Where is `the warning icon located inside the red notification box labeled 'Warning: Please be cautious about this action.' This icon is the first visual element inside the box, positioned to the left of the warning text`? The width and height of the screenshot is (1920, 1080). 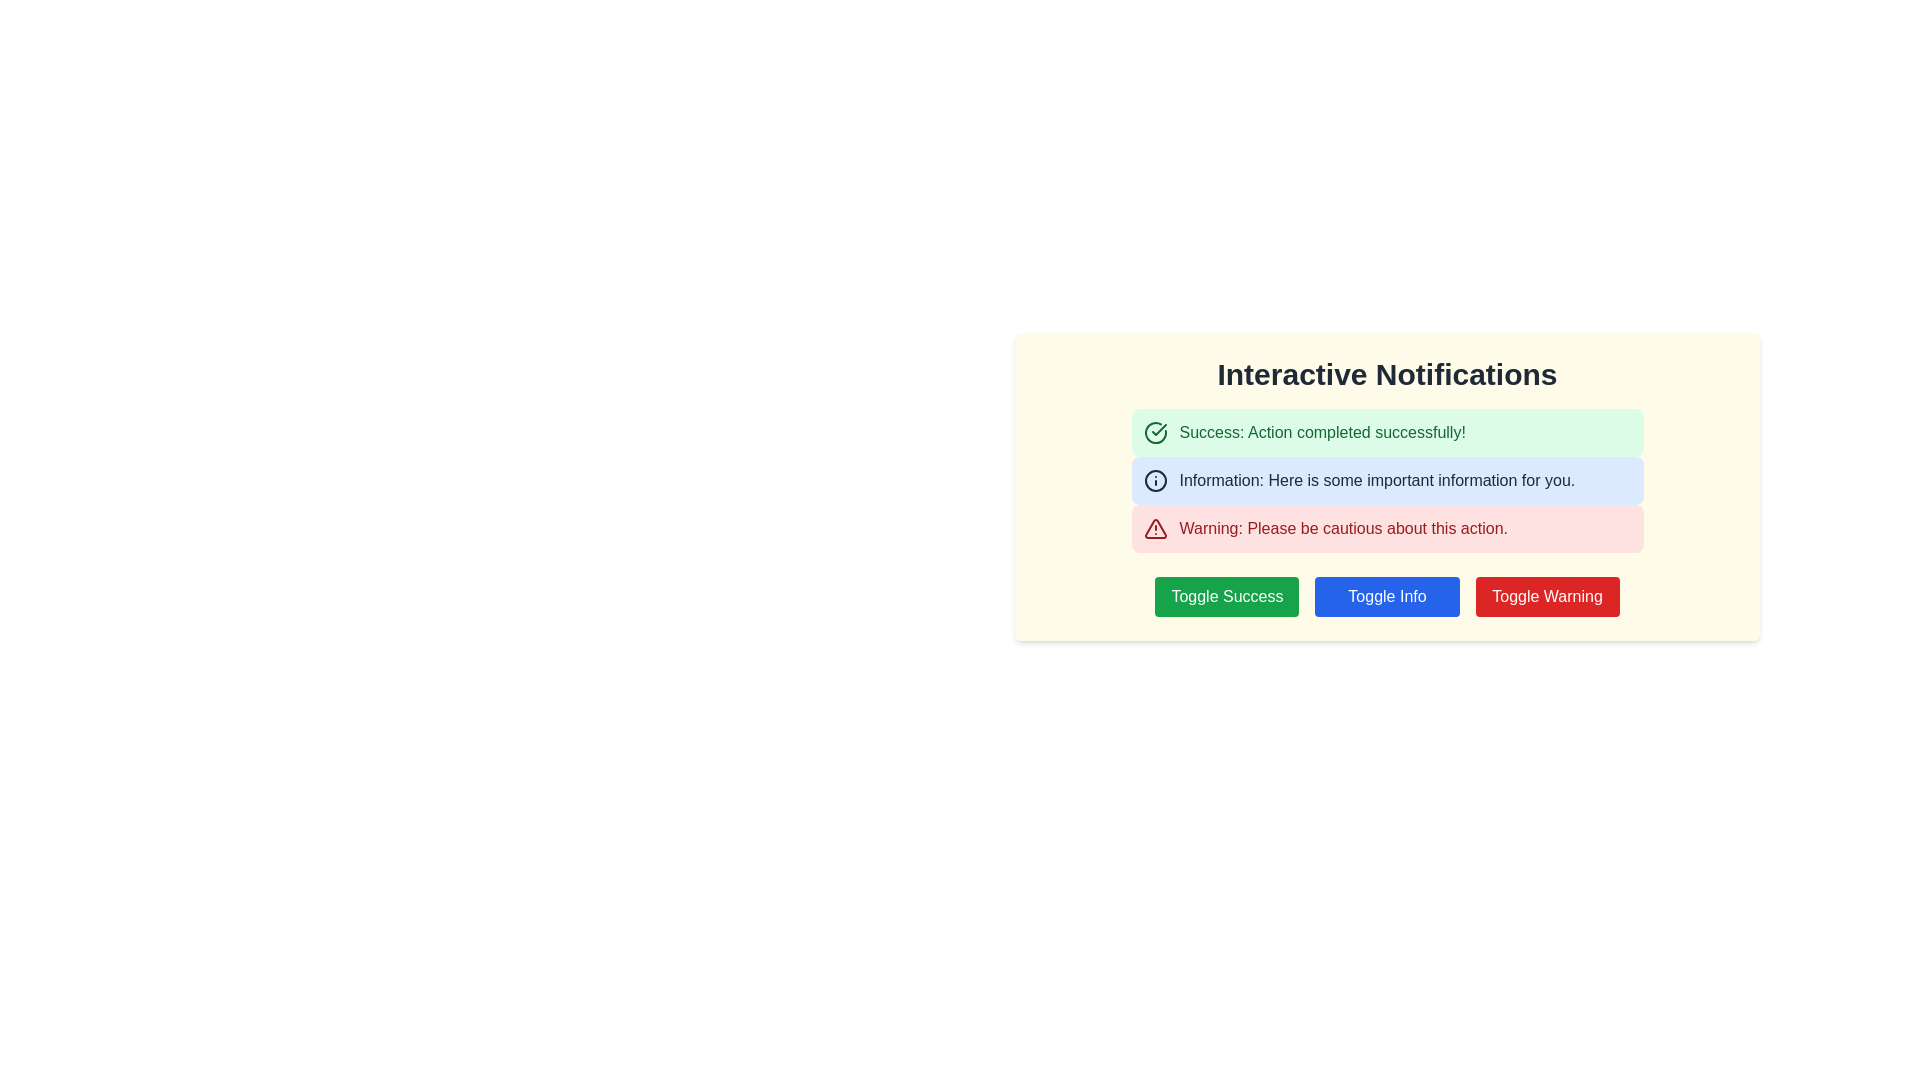
the warning icon located inside the red notification box labeled 'Warning: Please be cautious about this action.' This icon is the first visual element inside the box, positioned to the left of the warning text is located at coordinates (1155, 527).